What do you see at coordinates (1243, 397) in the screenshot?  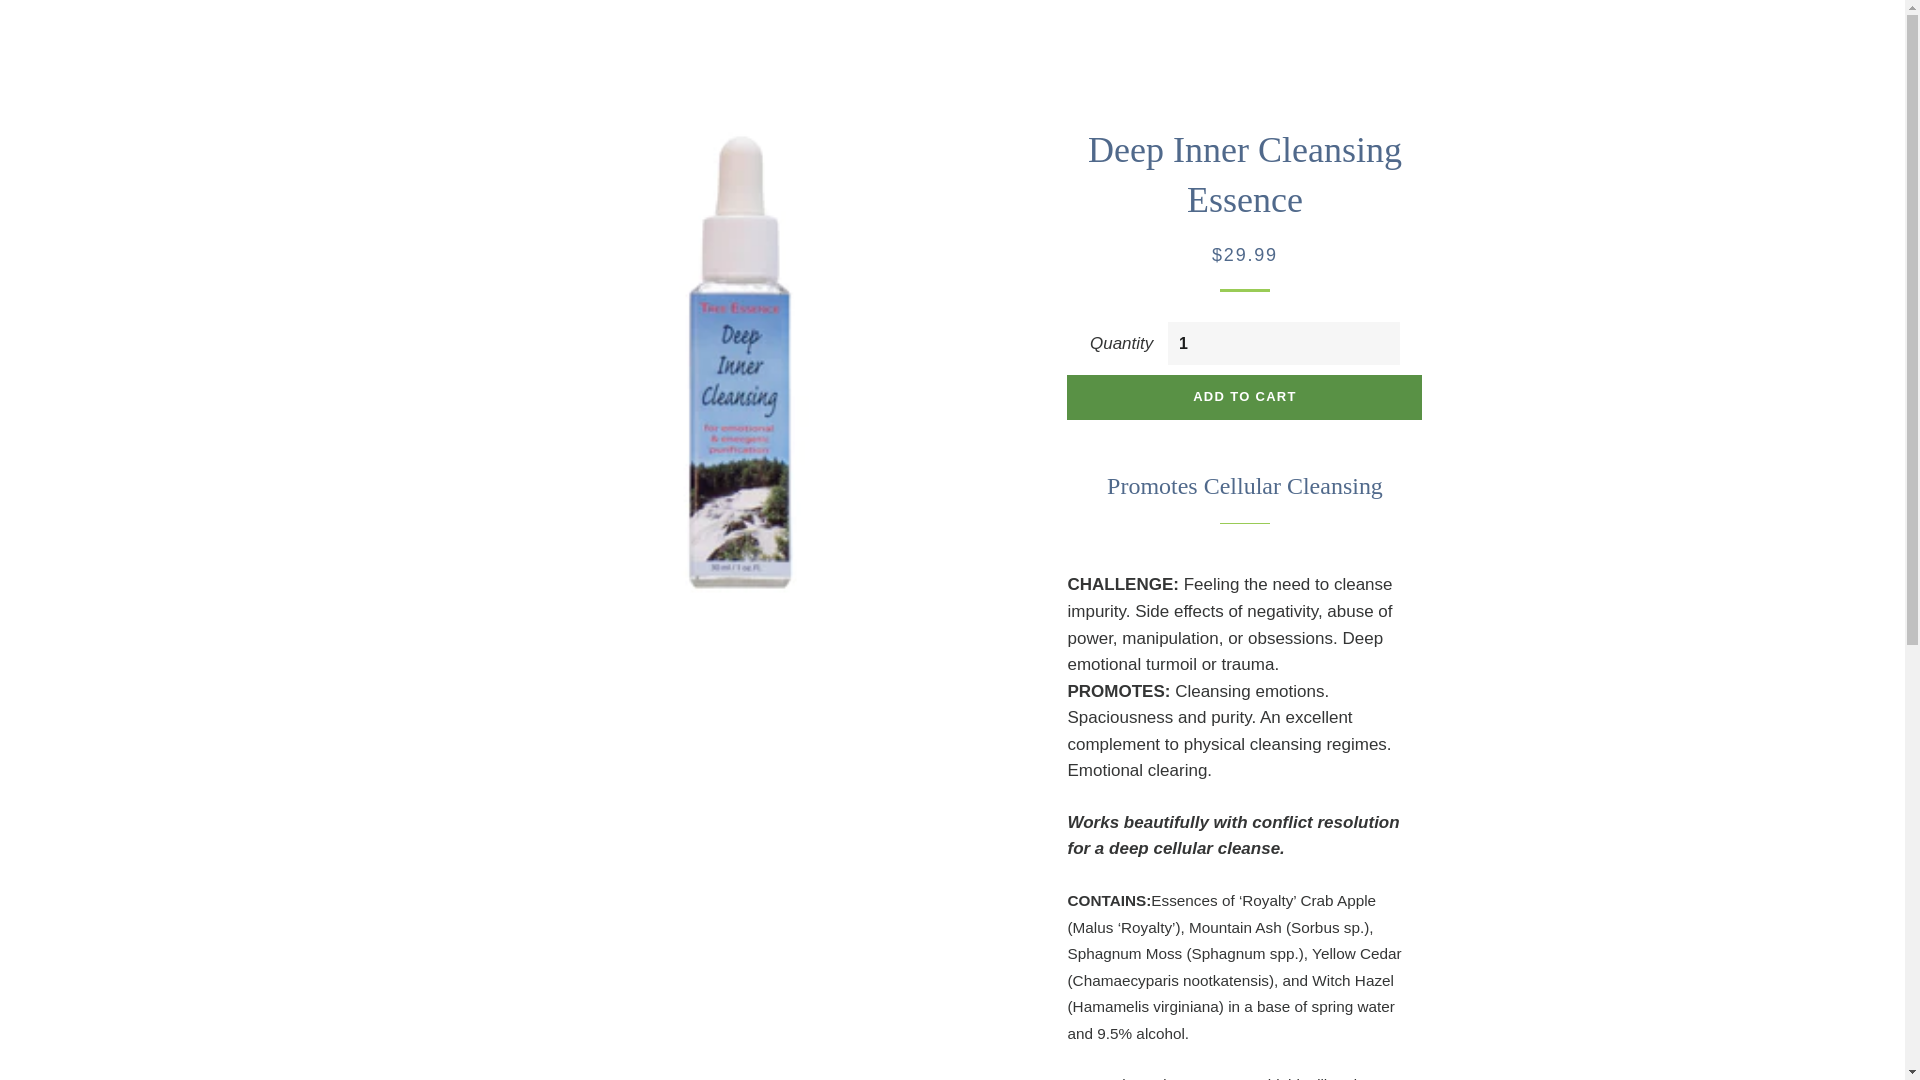 I see `'ADD TO CART'` at bounding box center [1243, 397].